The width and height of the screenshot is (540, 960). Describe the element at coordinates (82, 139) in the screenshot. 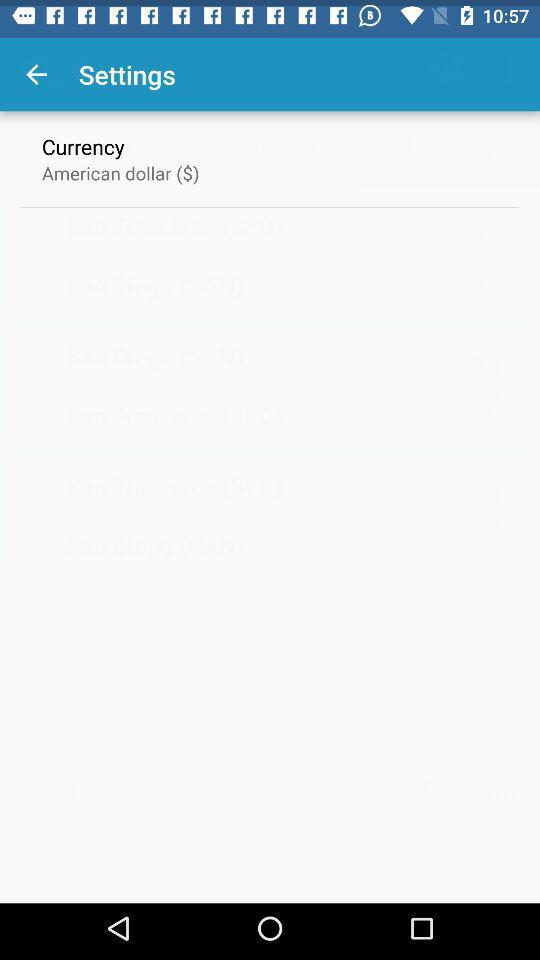

I see `the currency item` at that location.